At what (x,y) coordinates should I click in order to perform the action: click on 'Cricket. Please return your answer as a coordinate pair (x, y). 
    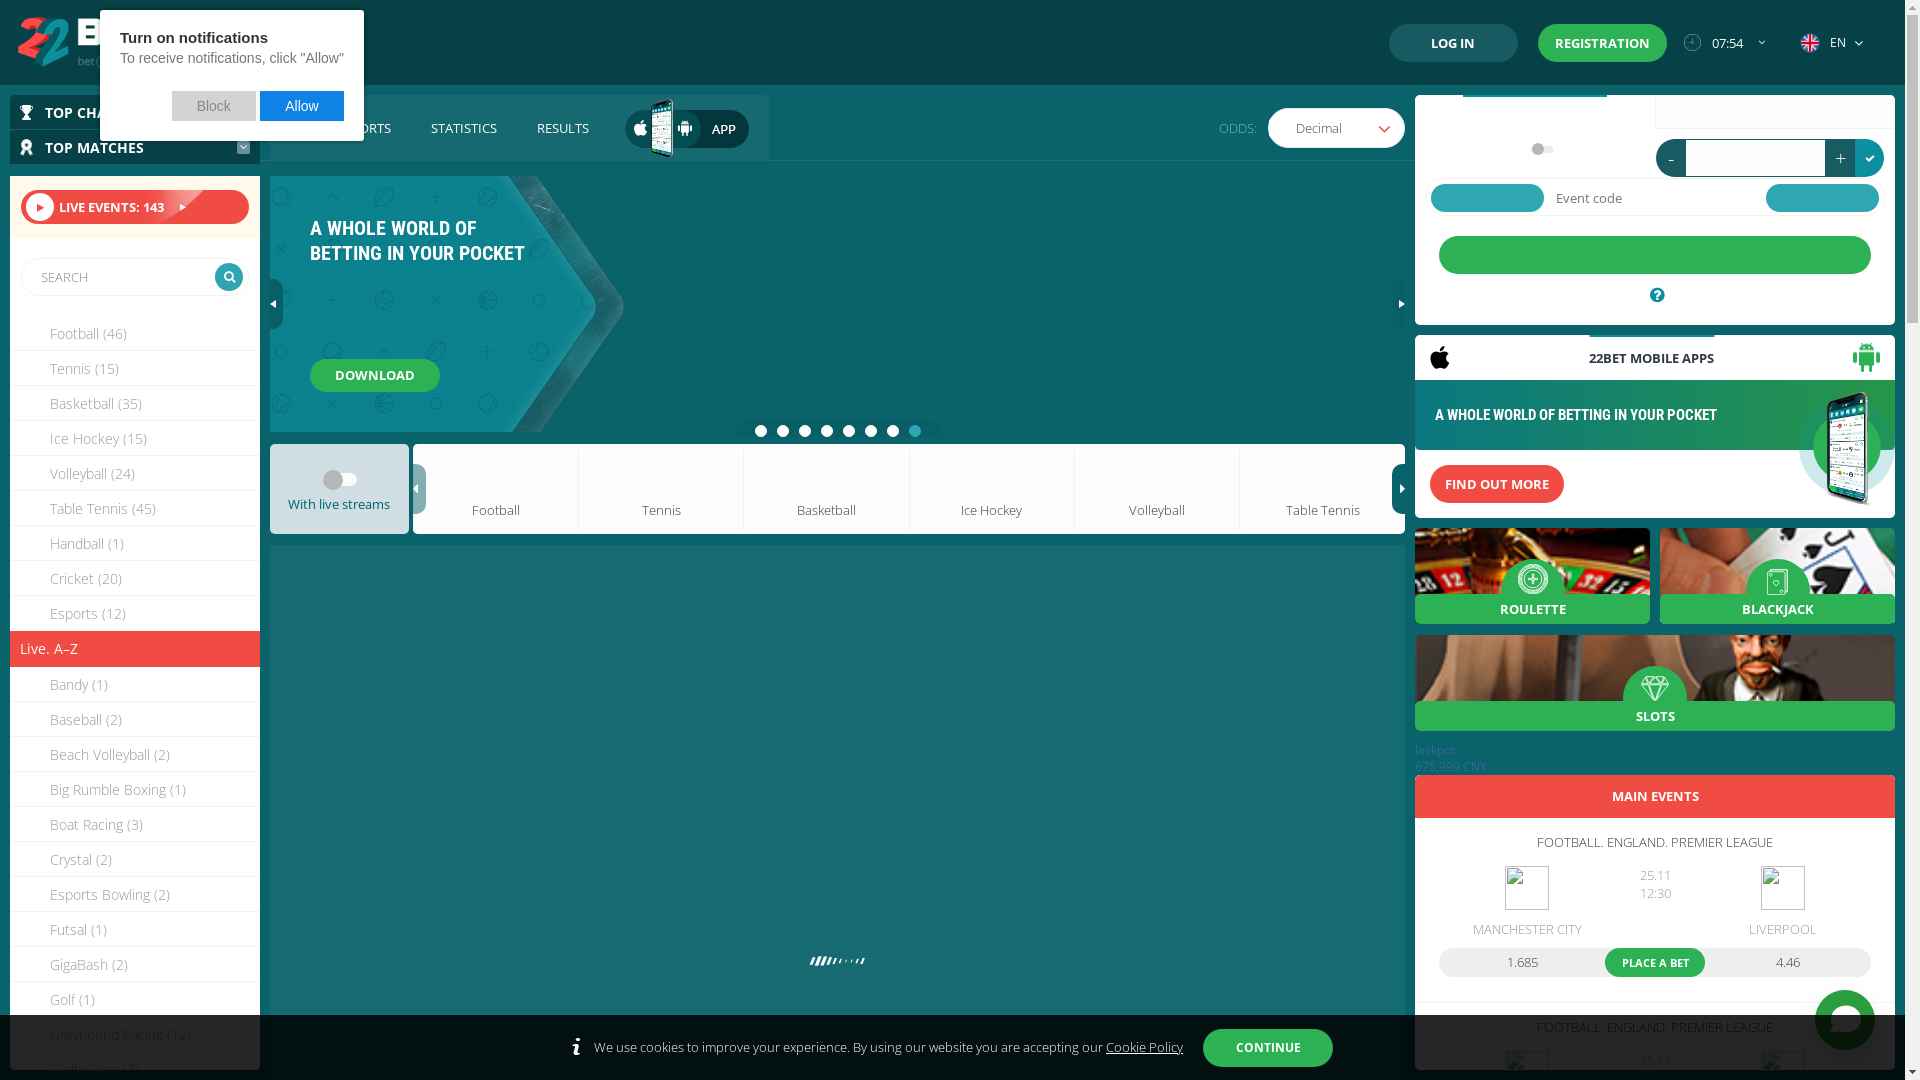
    Looking at the image, I should click on (133, 578).